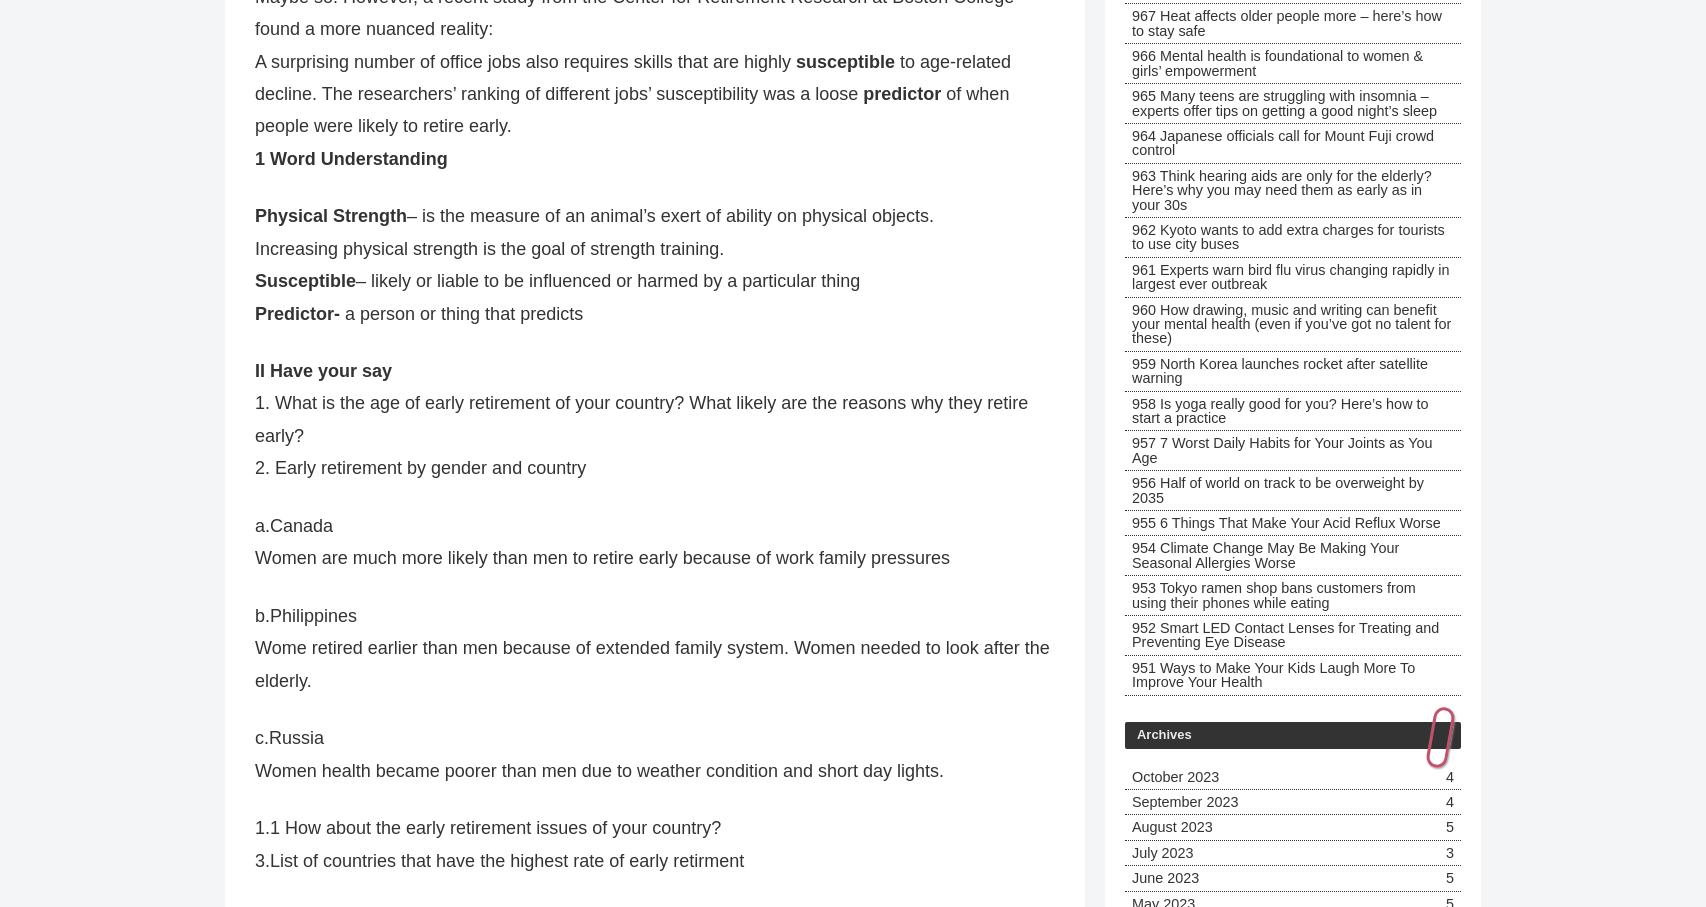  I want to click on '962 Kyoto wants to add extra charges for tourists to use city buses', so click(1287, 236).